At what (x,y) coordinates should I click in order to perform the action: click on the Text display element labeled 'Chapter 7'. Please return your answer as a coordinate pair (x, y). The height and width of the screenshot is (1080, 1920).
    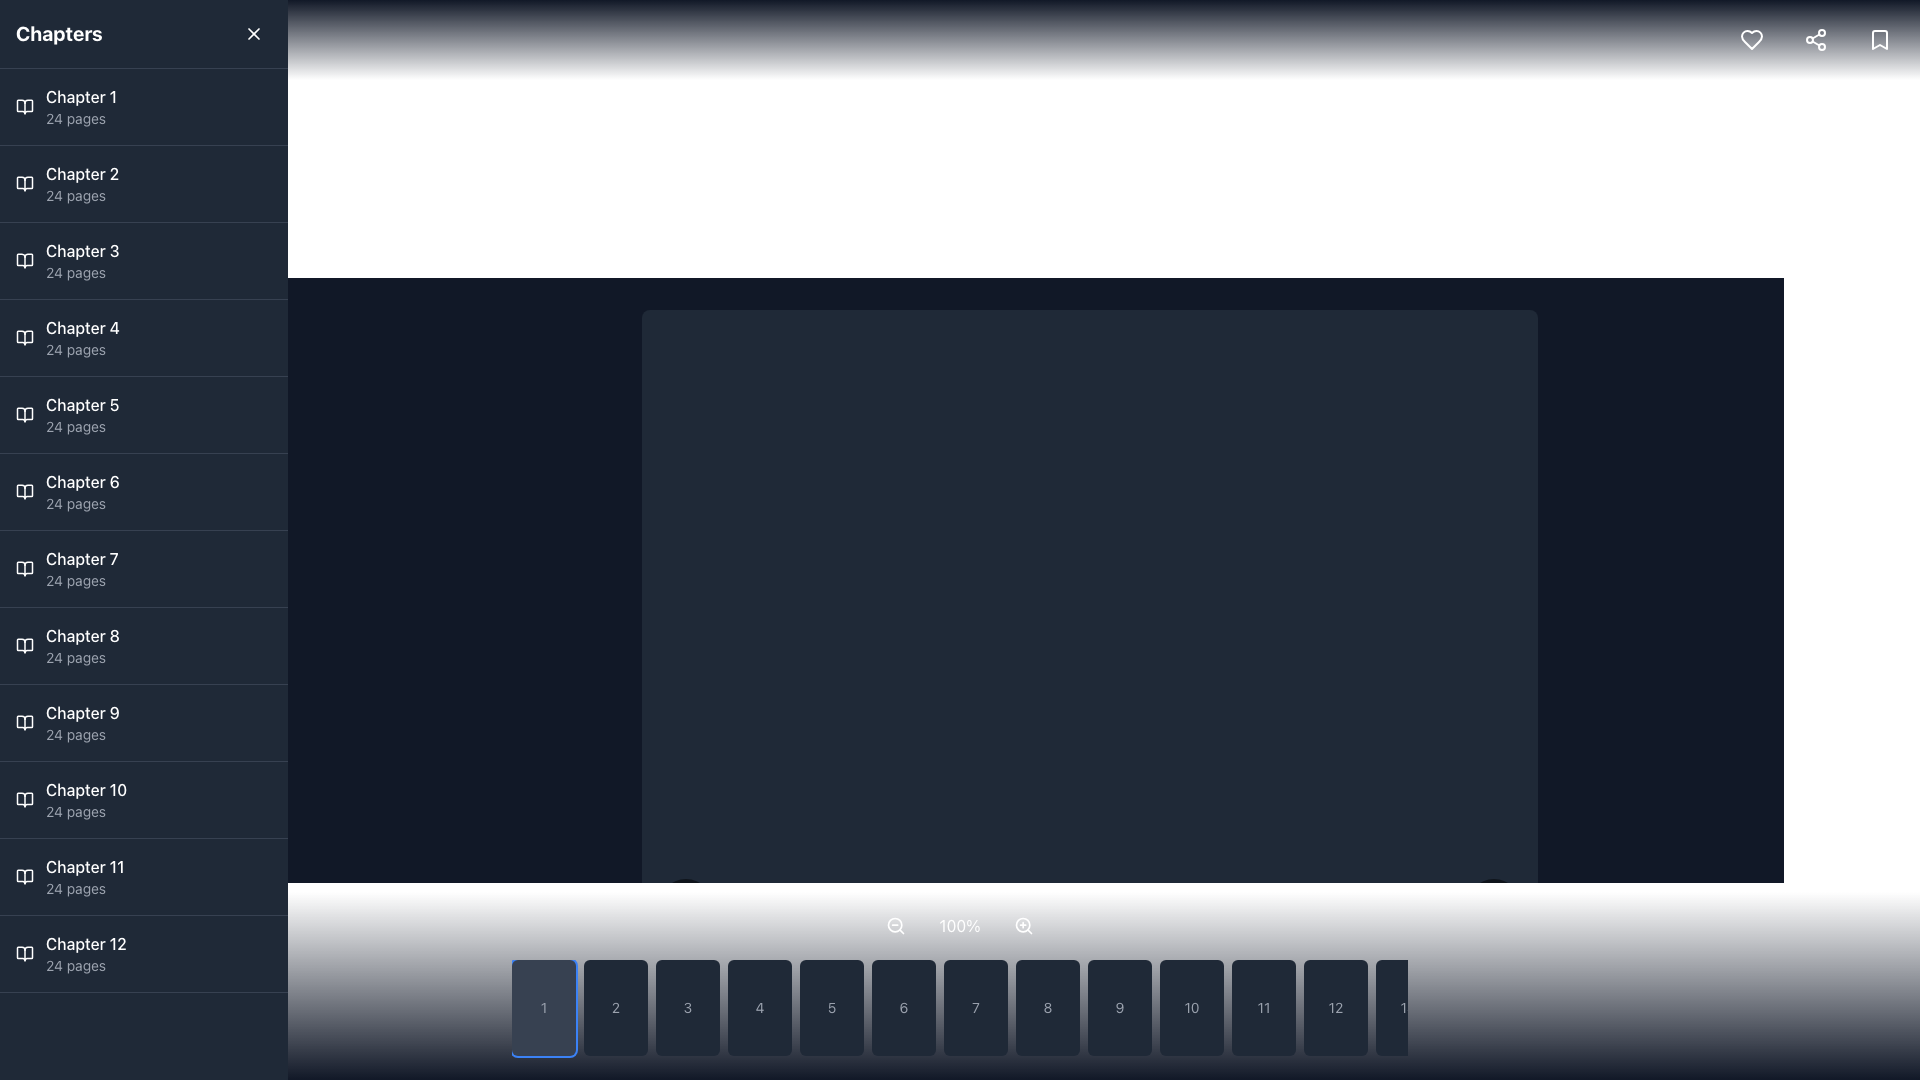
    Looking at the image, I should click on (81, 569).